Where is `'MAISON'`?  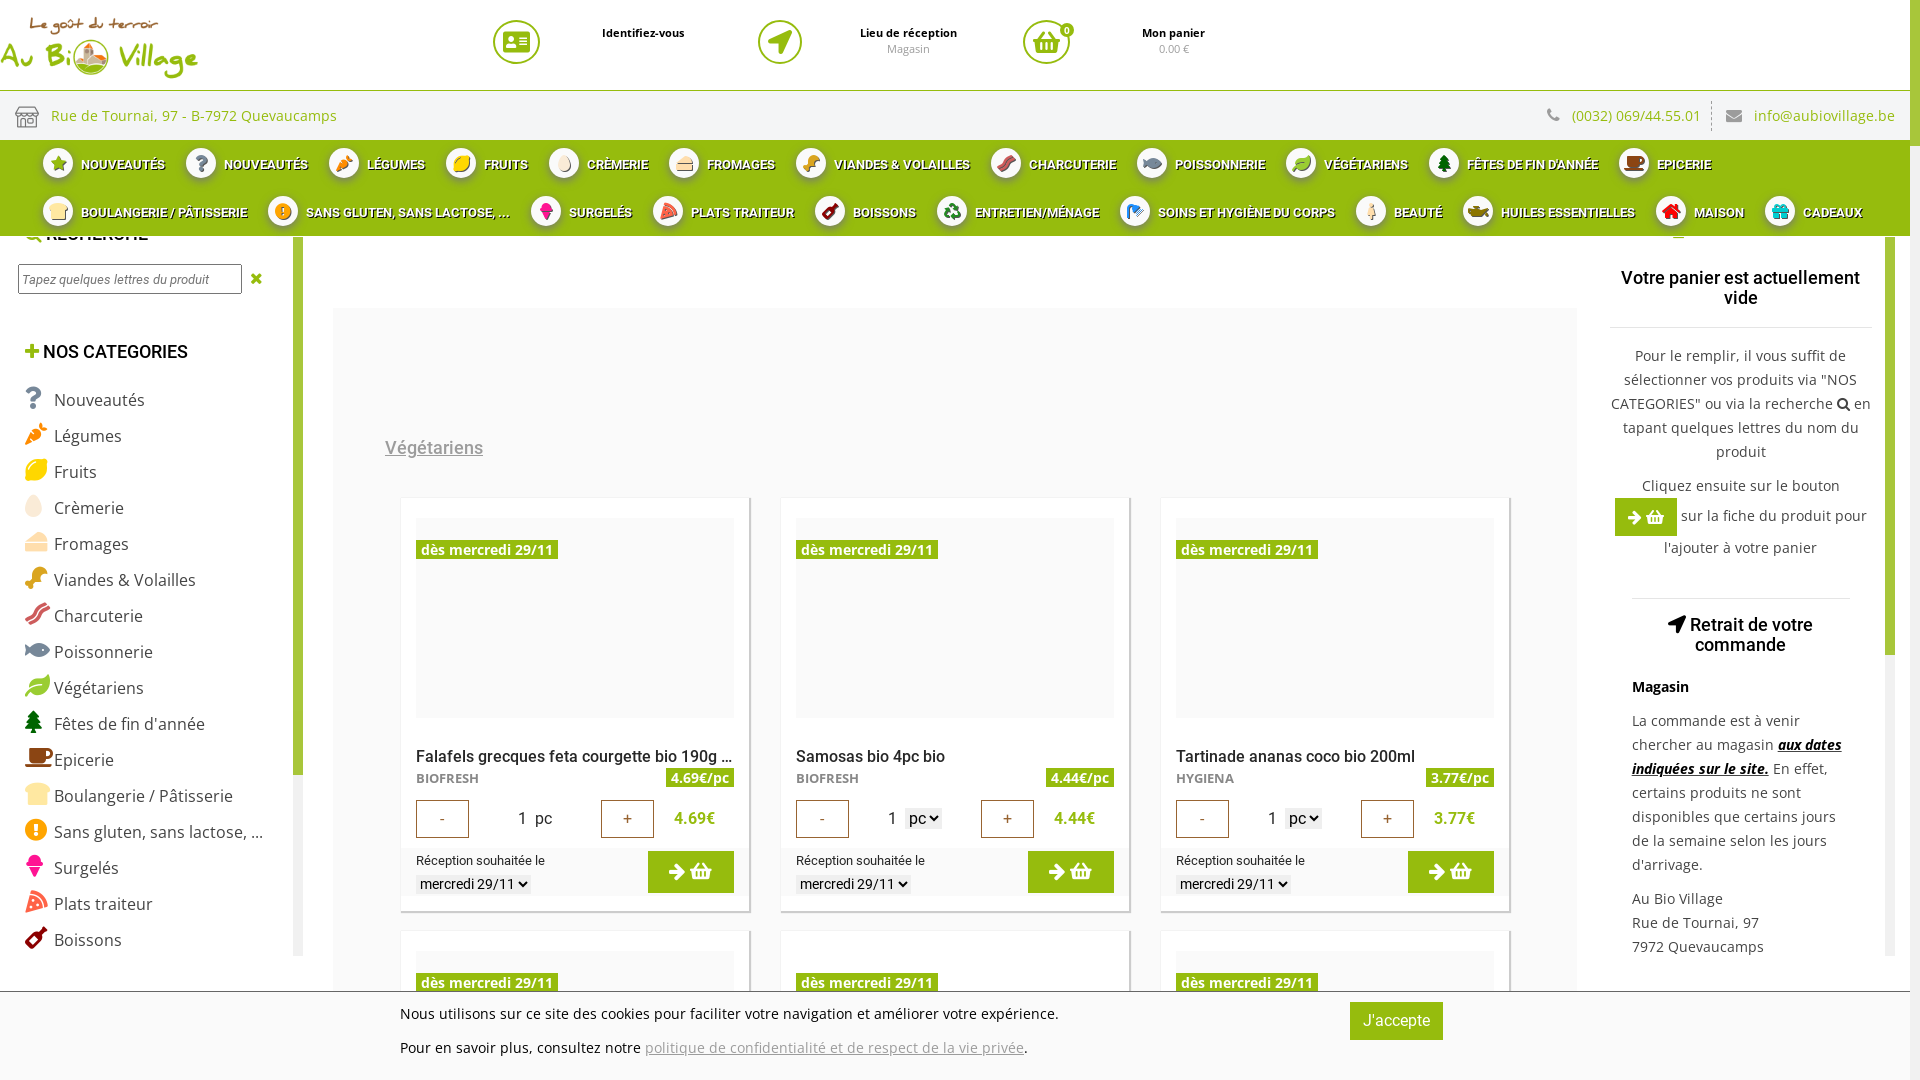
'MAISON' is located at coordinates (1696, 207).